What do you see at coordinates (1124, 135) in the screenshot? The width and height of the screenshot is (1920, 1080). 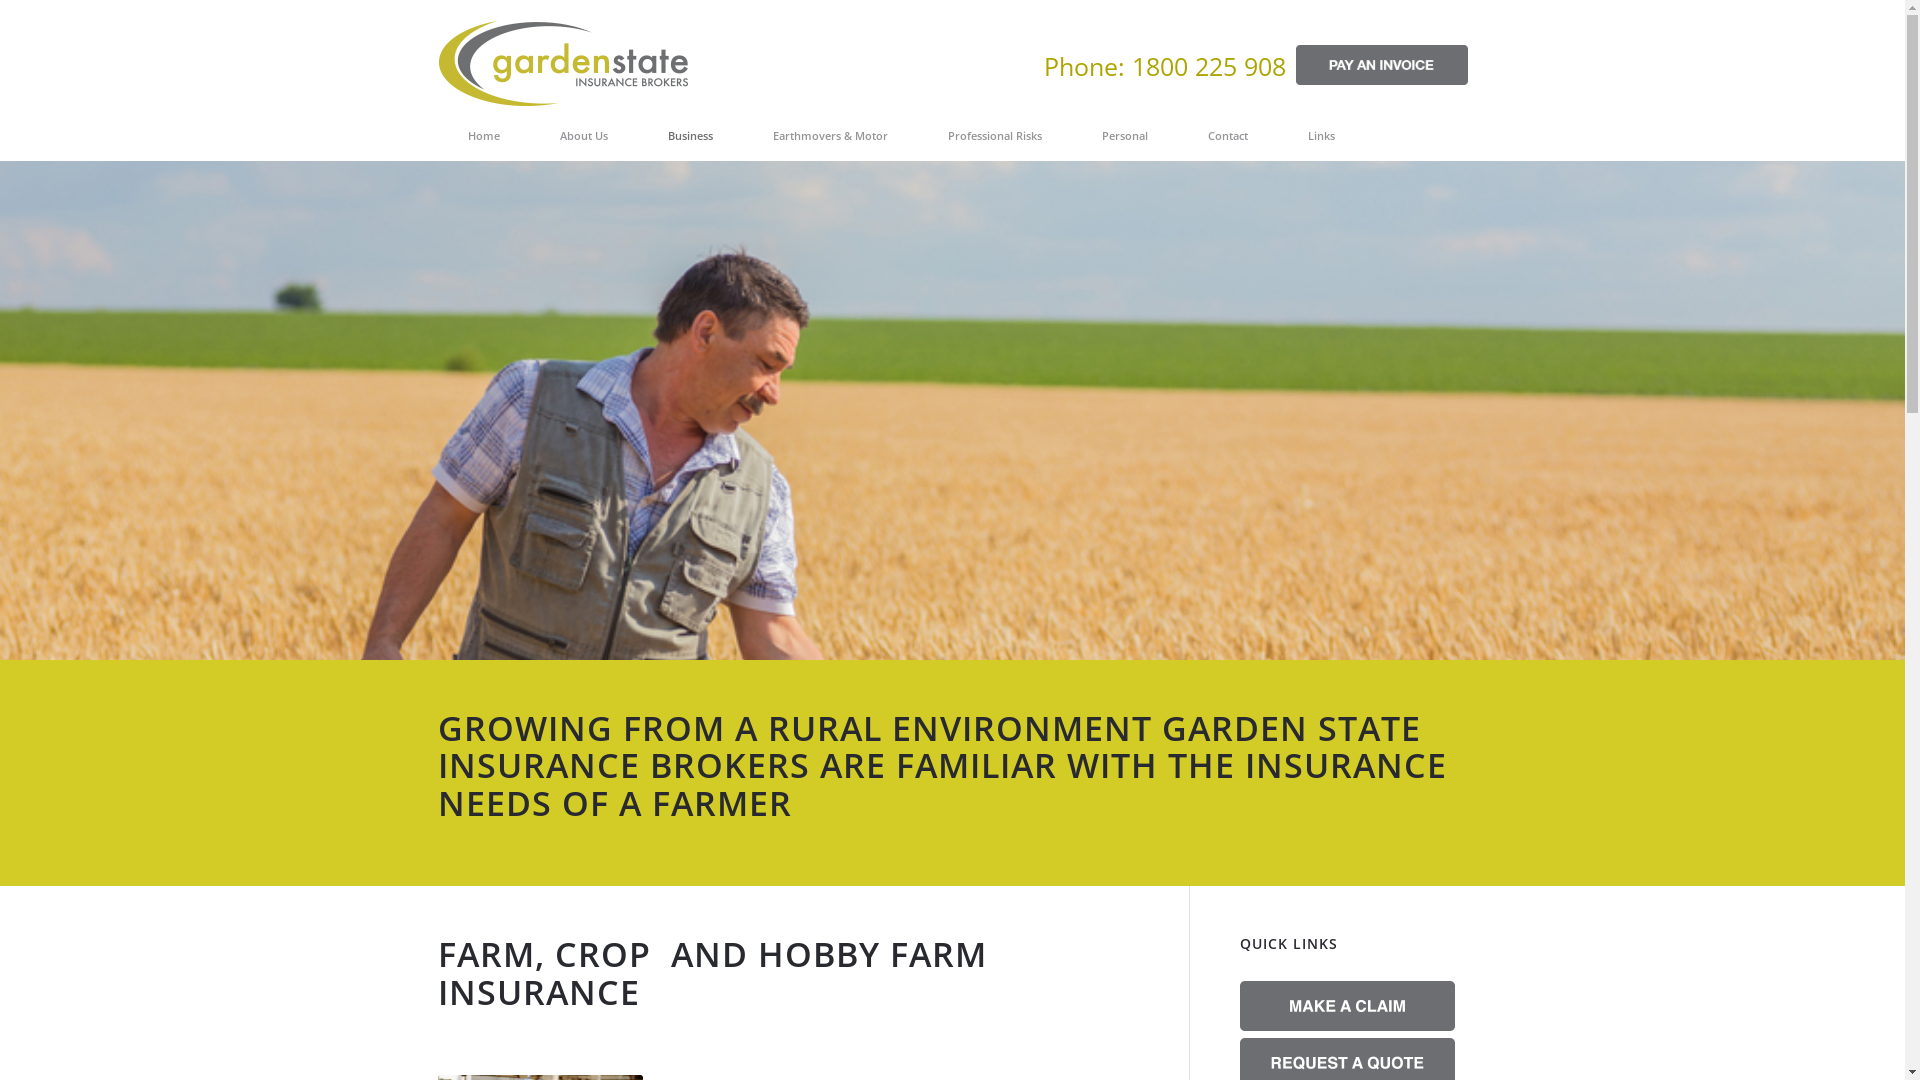 I see `'Personal'` at bounding box center [1124, 135].